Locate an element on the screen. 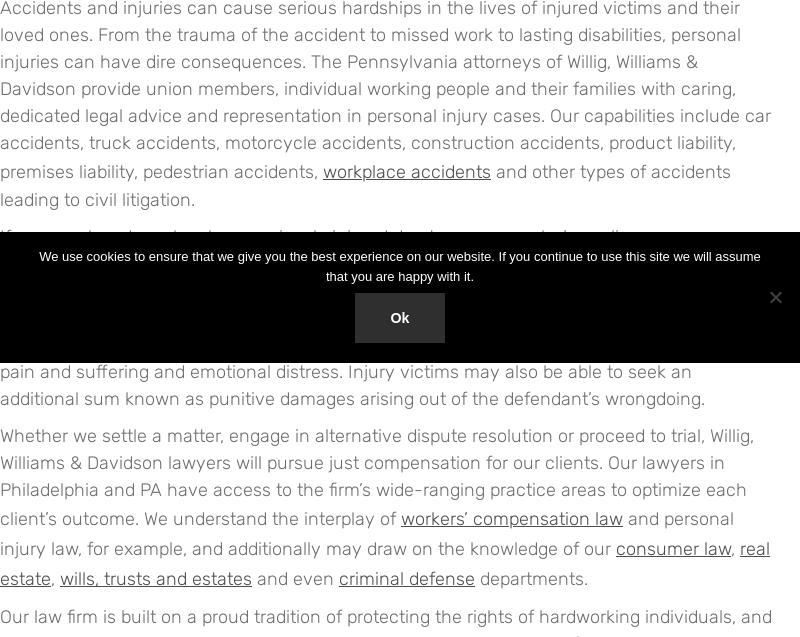 The height and width of the screenshot is (637, 800). 'consumer law' is located at coordinates (616, 549).